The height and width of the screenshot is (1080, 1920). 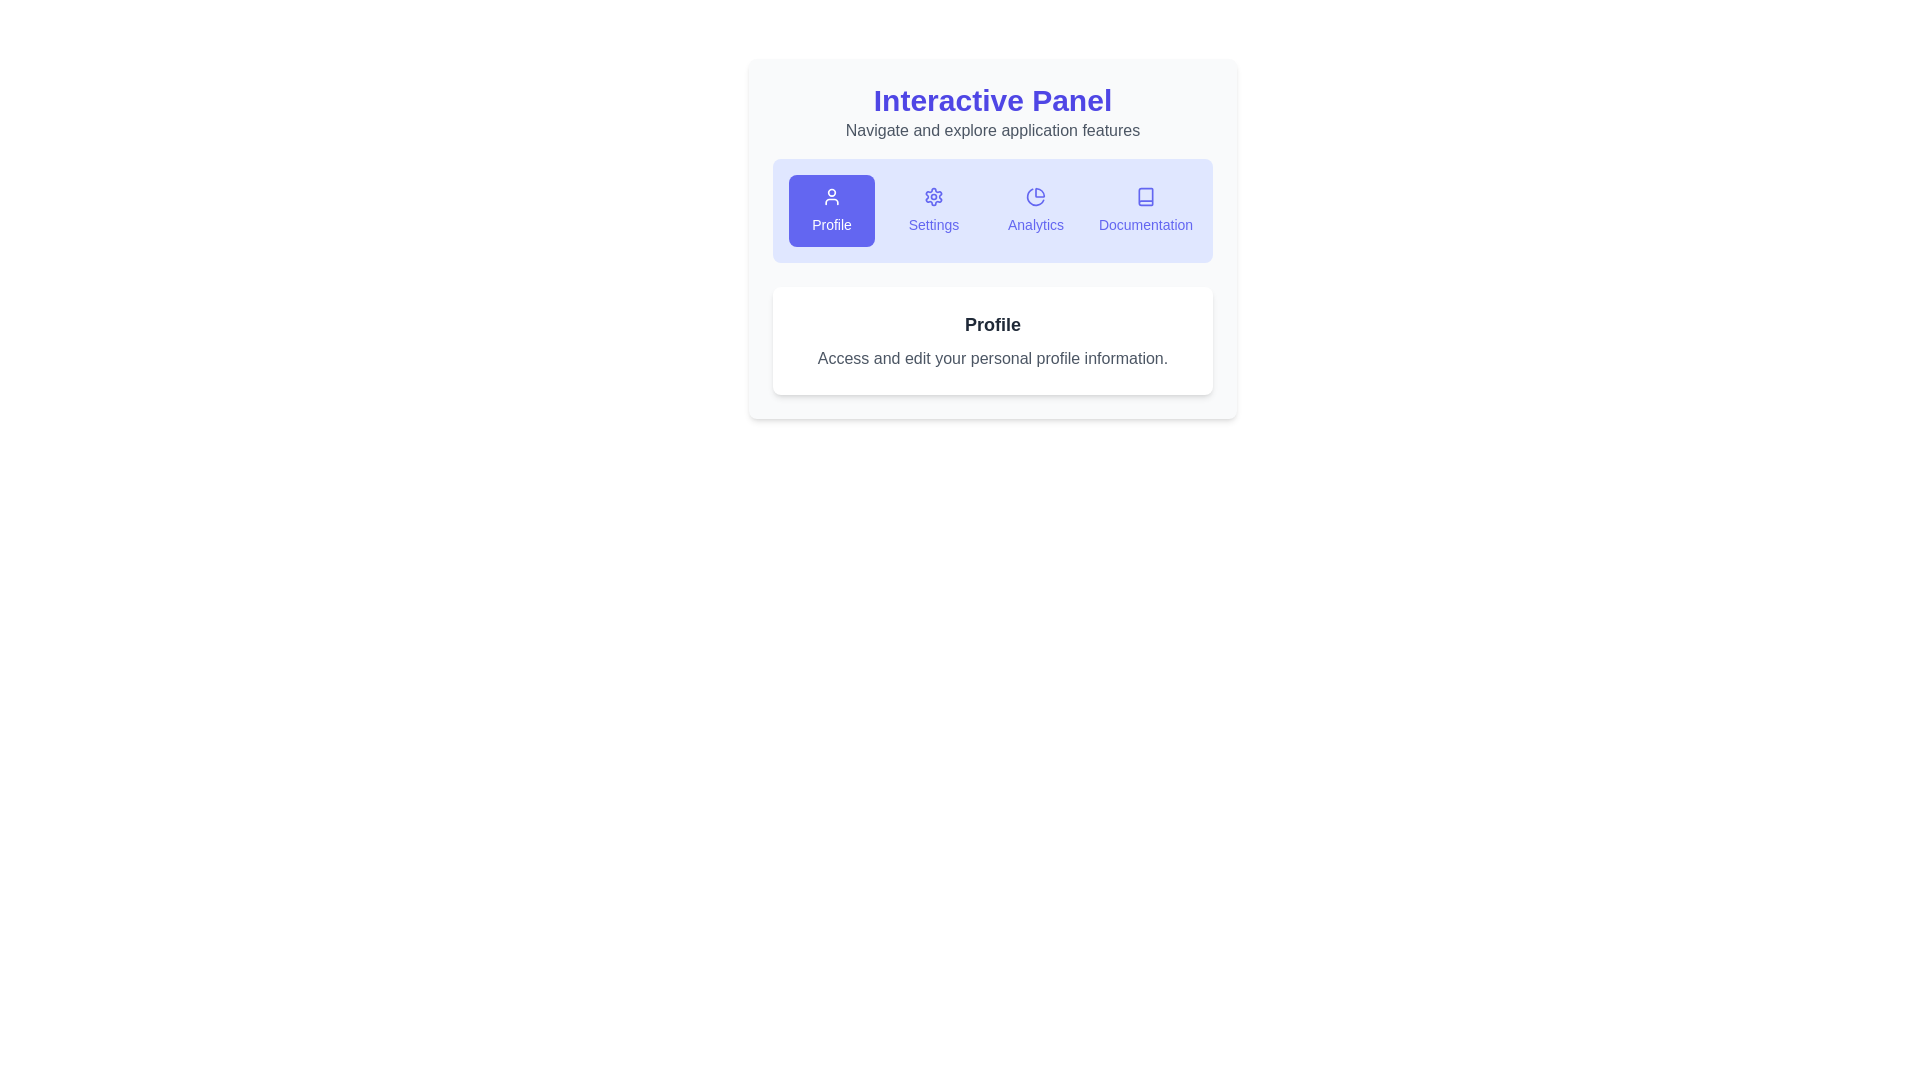 I want to click on a specific card in the Interactive navigation panel, so click(x=993, y=238).